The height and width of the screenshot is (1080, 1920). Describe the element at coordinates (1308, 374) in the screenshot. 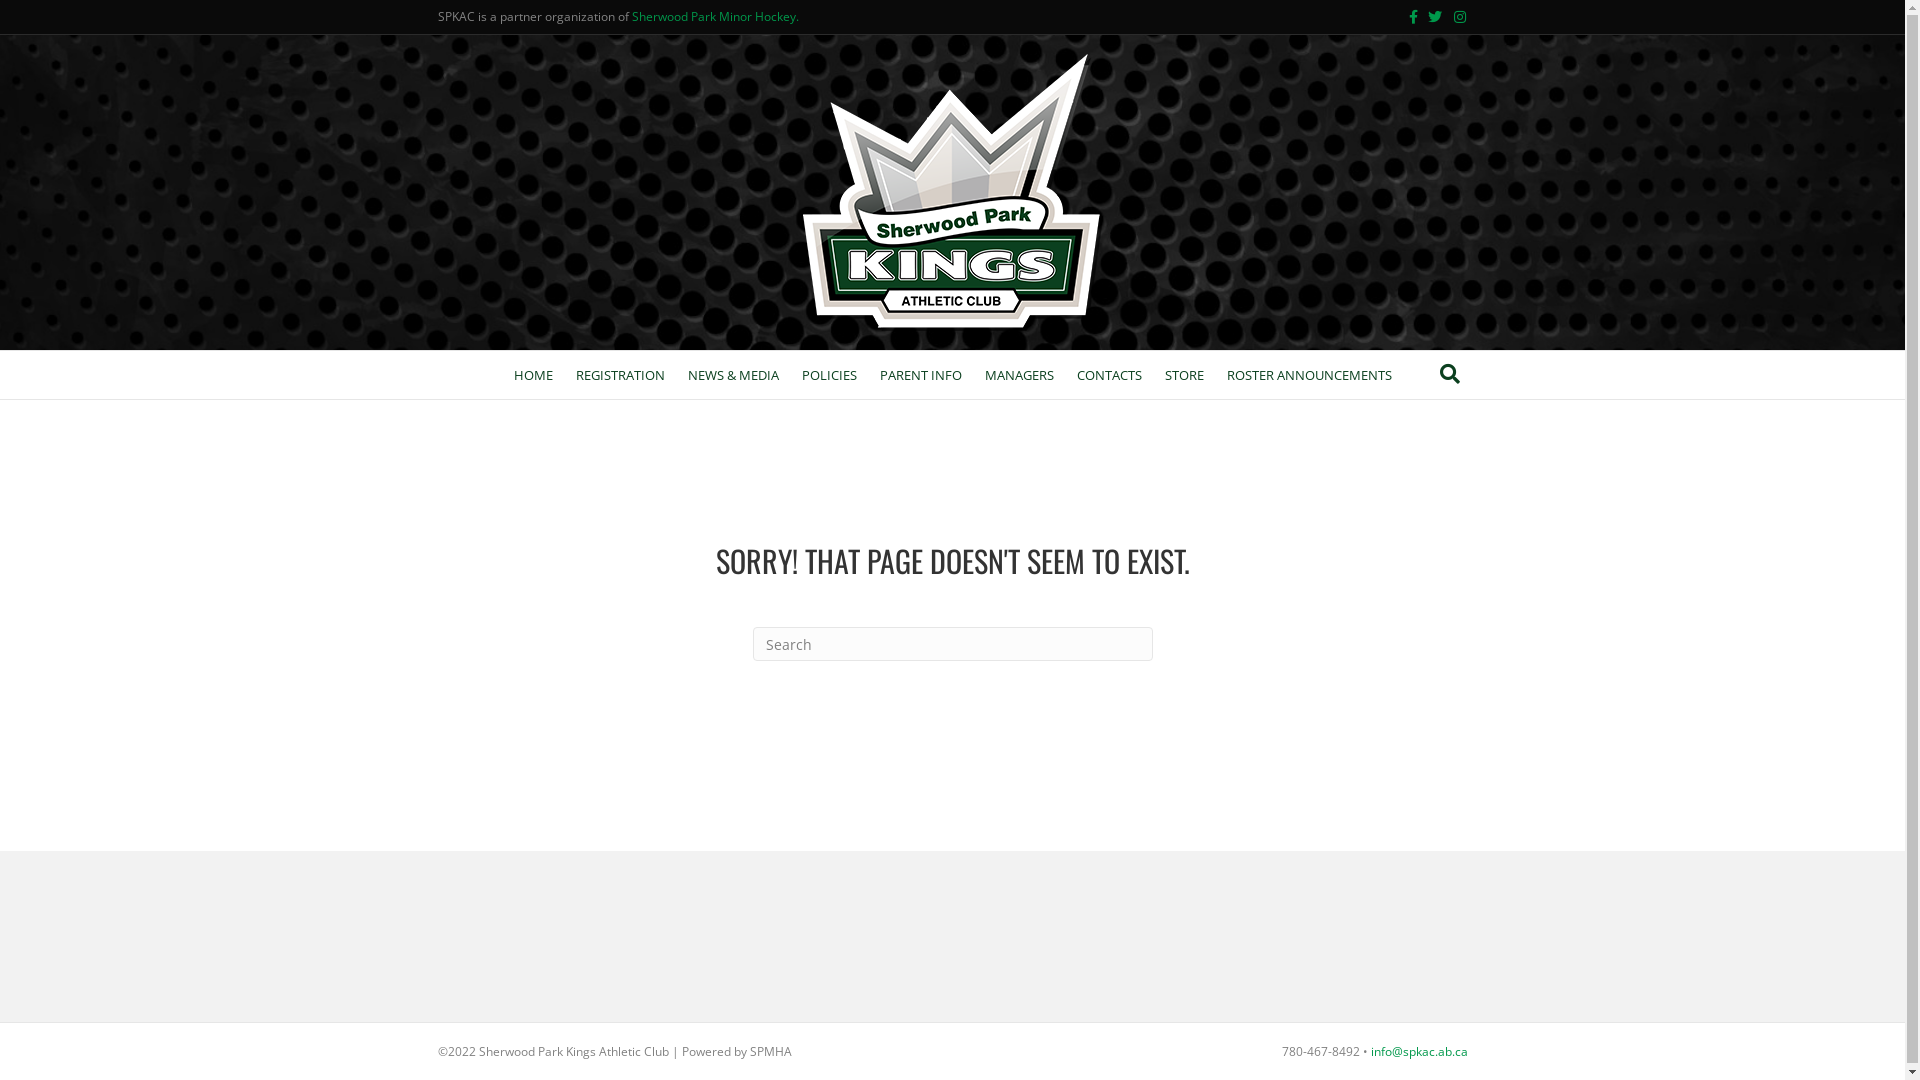

I see `'ROSTER ANNOUNCEMENTS'` at that location.